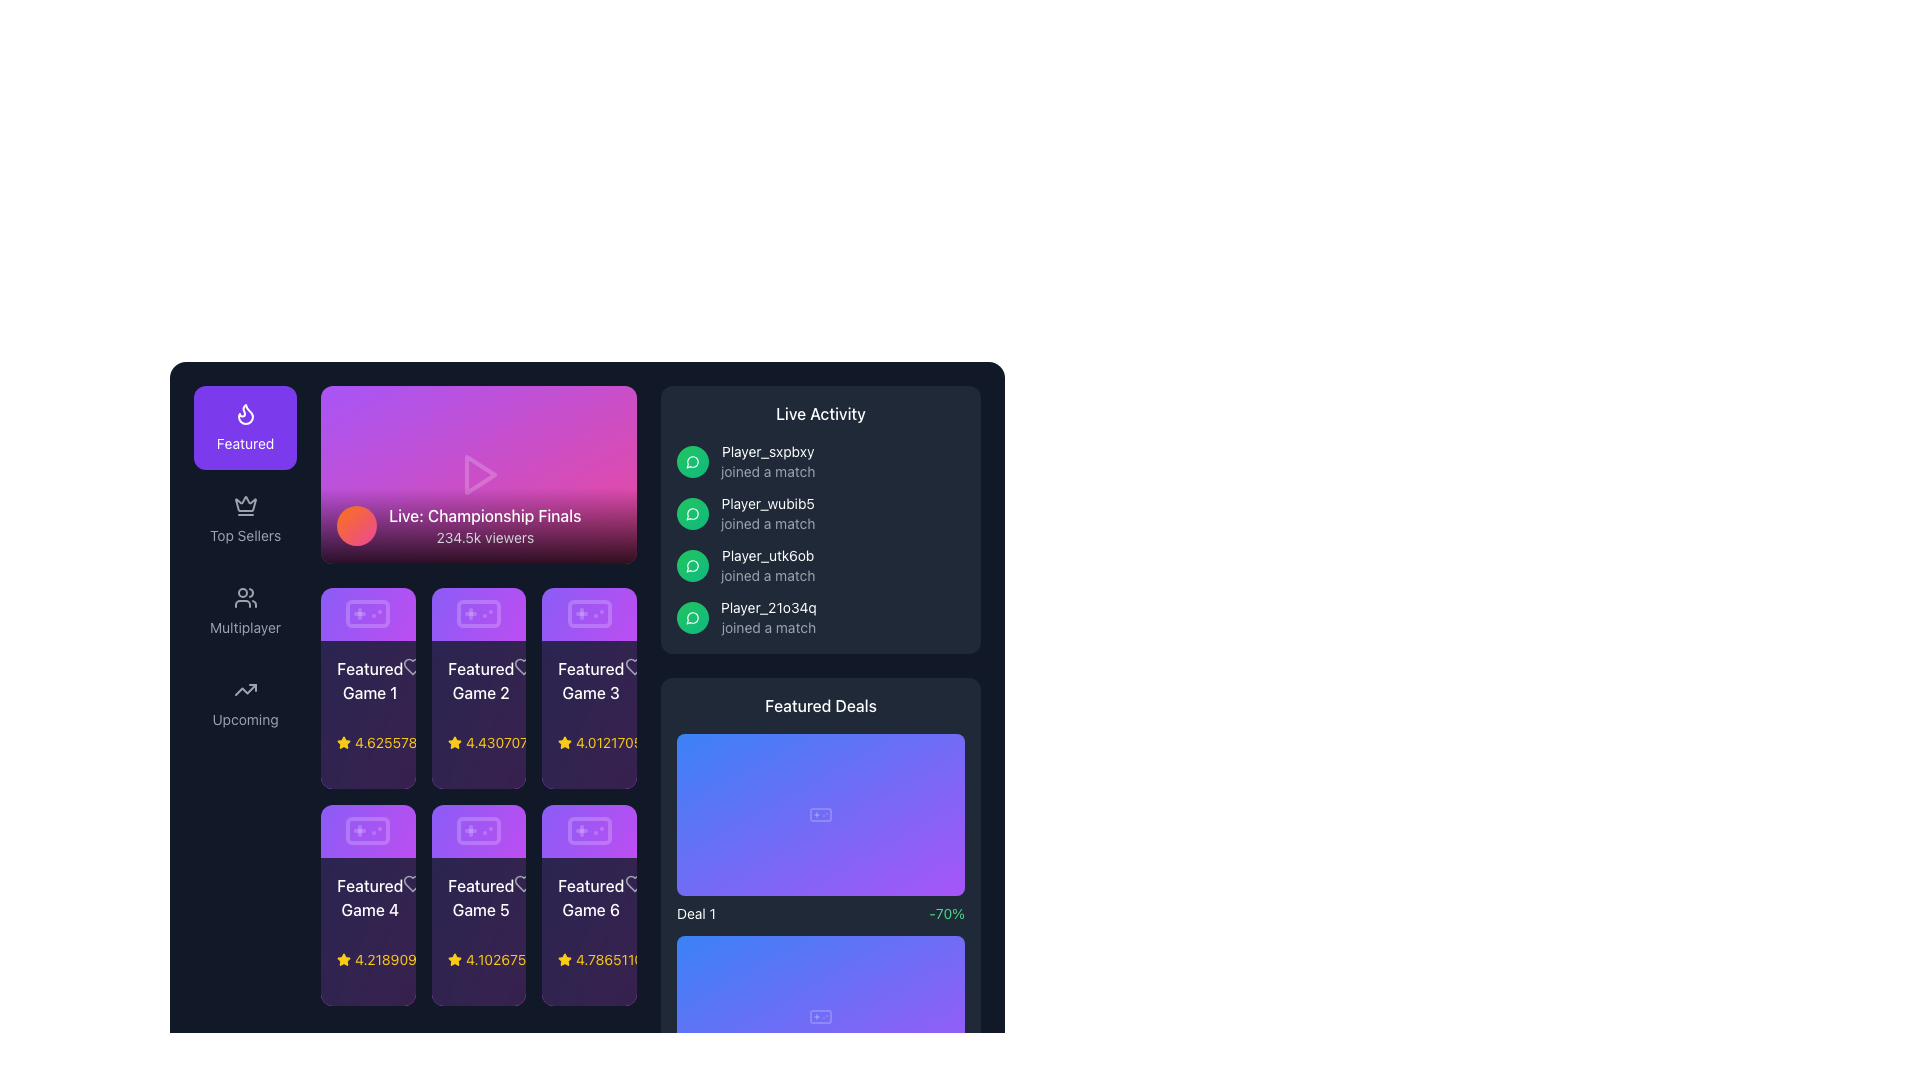 The image size is (1920, 1080). I want to click on the 'Featured Game 1' label, which is displayed in white font against a dark background, located in the first grid item under the 'Featured Games' section, so click(368, 679).